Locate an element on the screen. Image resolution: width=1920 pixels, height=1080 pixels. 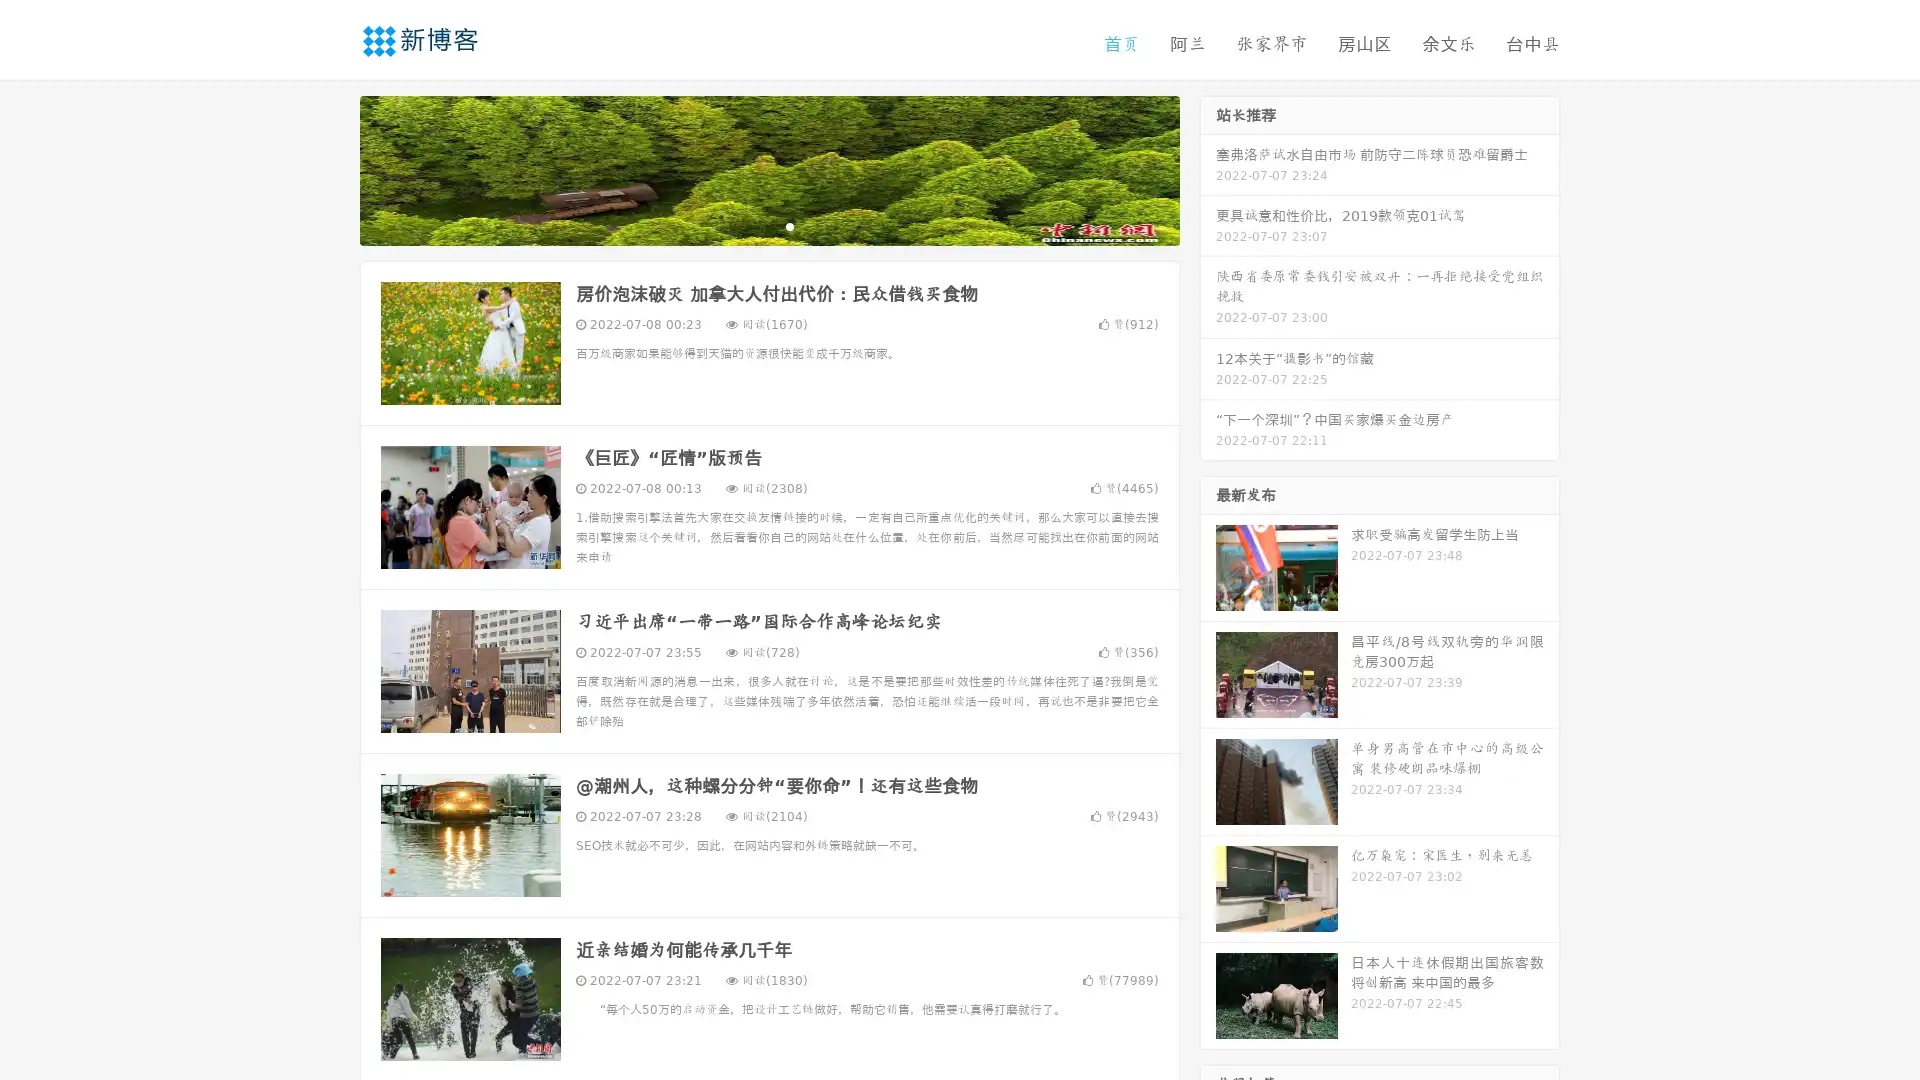
Go to slide 2 is located at coordinates (768, 225).